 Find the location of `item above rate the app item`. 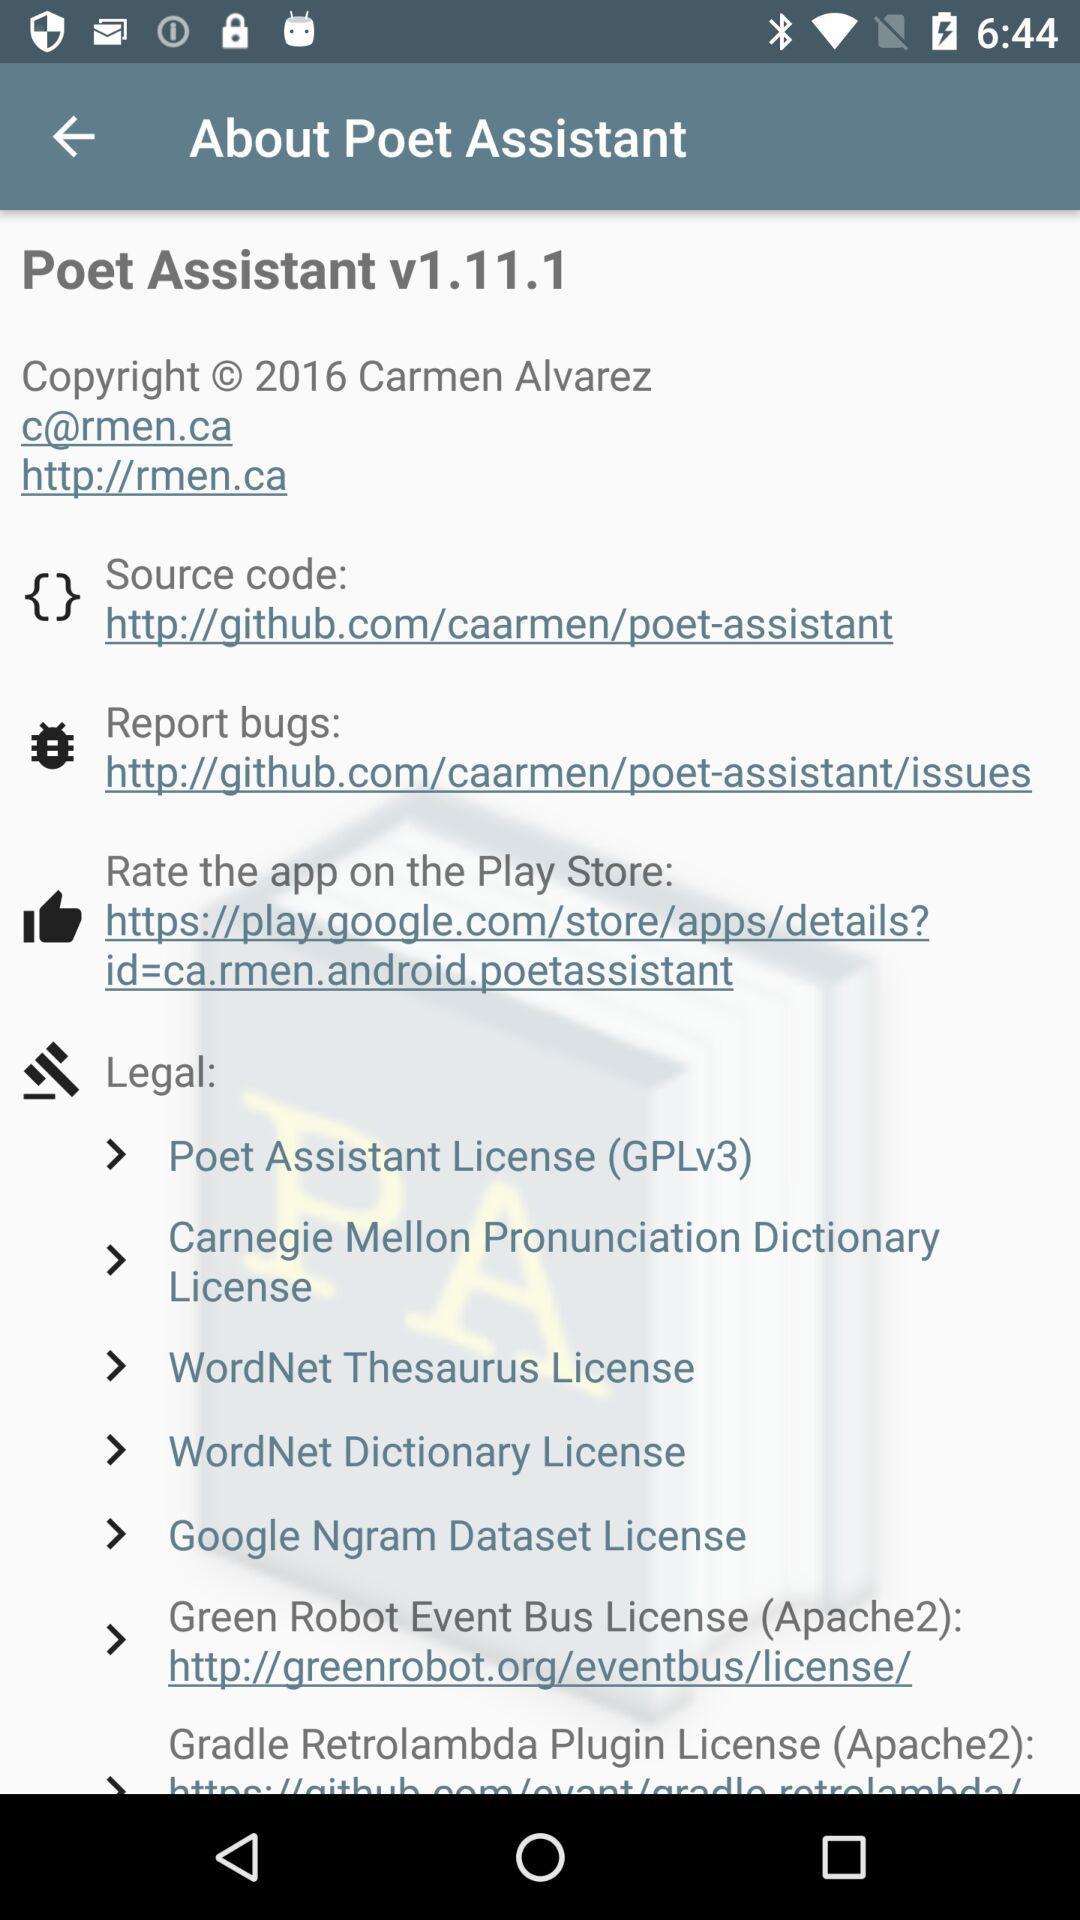

item above rate the app item is located at coordinates (525, 744).